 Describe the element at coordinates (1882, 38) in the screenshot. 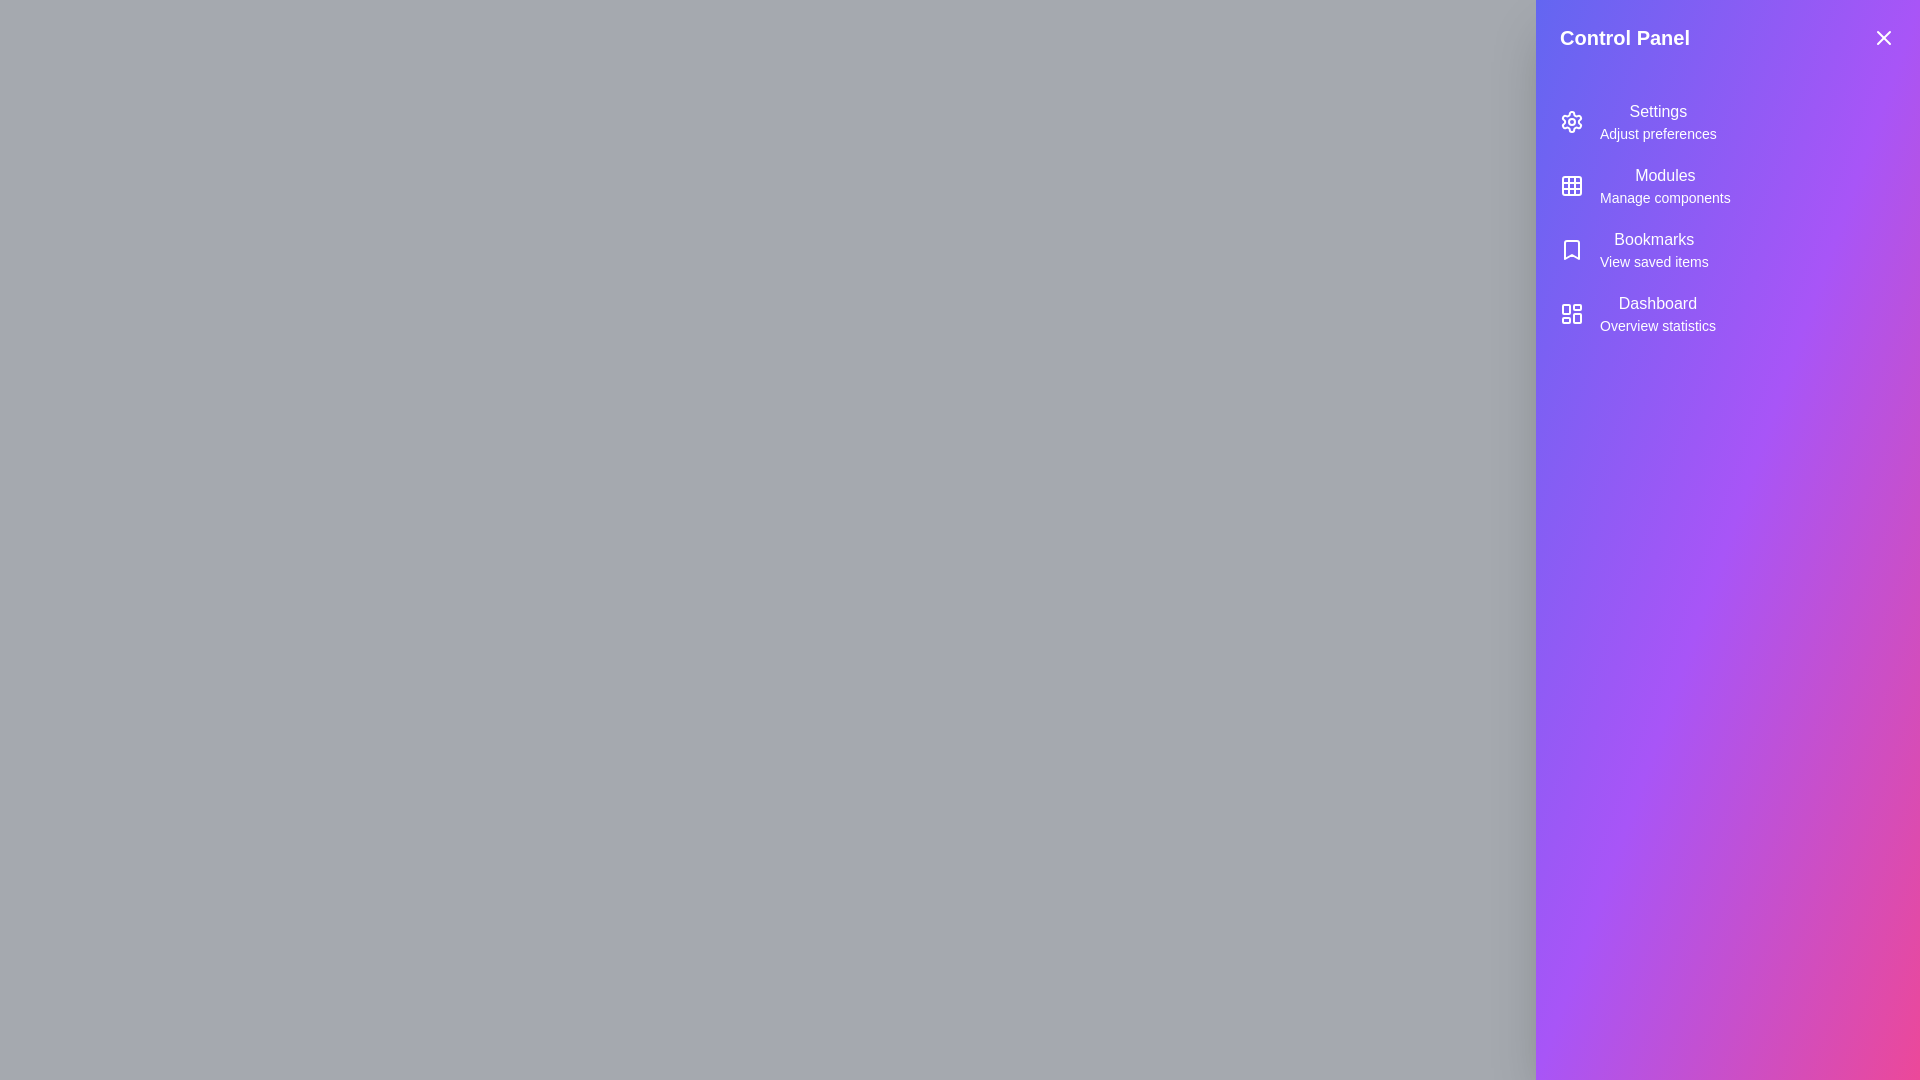

I see `the close button represented by an outlined 'X' icon in the upper-right corner of the 'Control Panel'` at that location.